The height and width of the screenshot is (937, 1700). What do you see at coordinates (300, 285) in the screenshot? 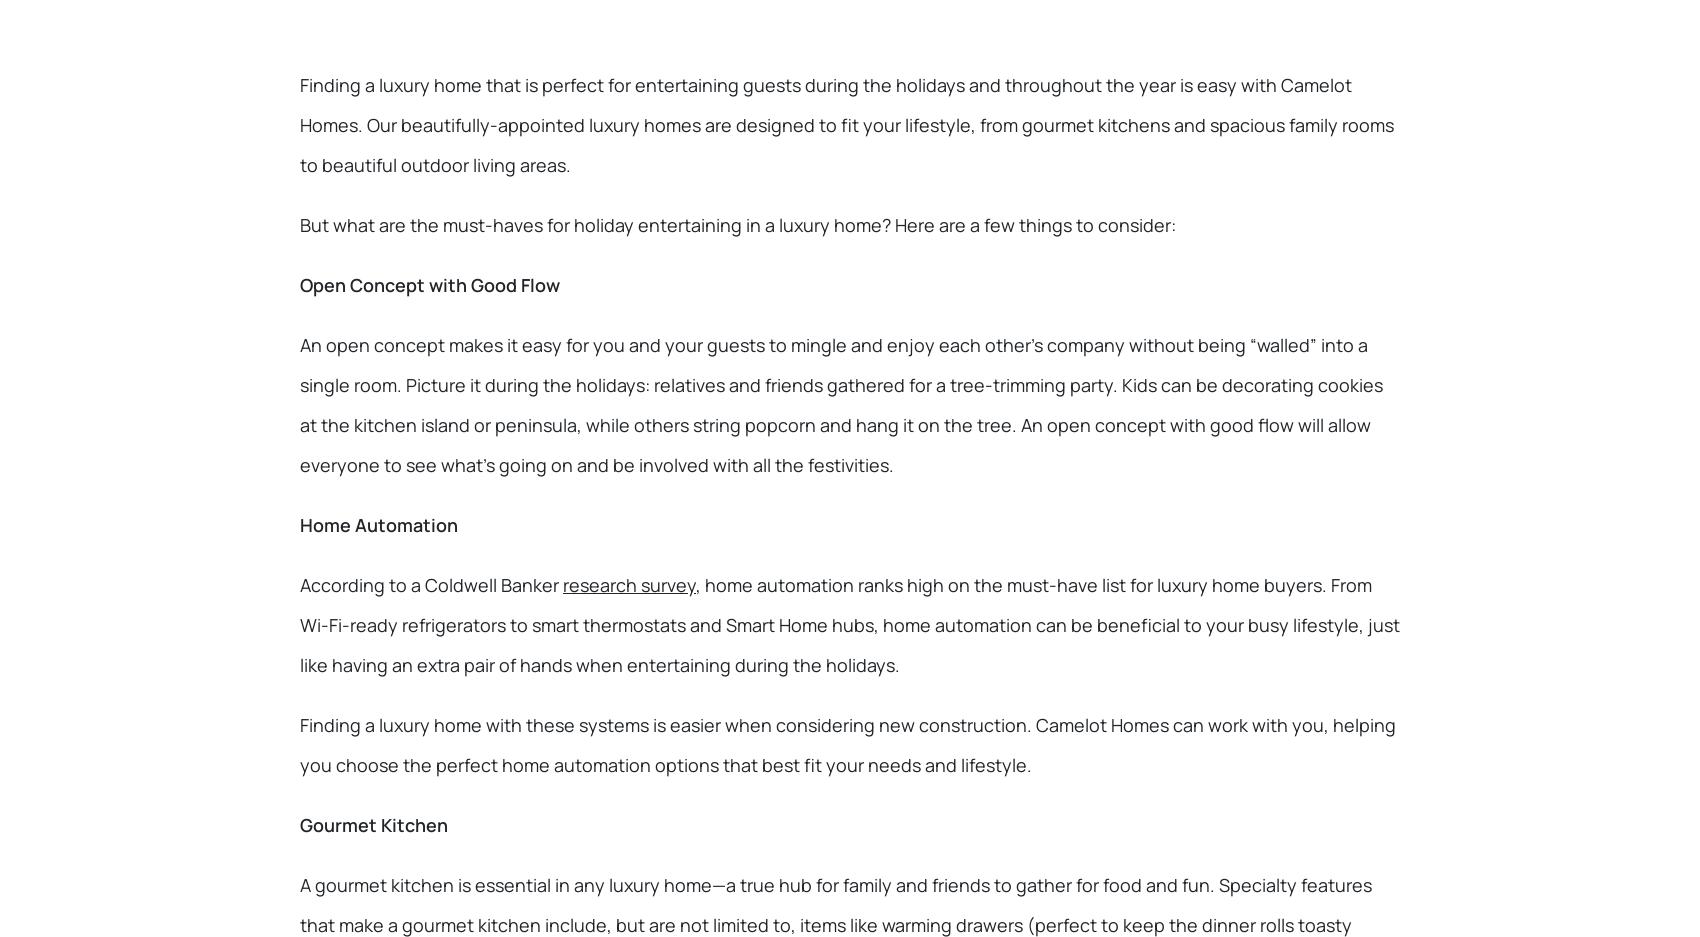
I see `'Open Concept with Good Flow'` at bounding box center [300, 285].